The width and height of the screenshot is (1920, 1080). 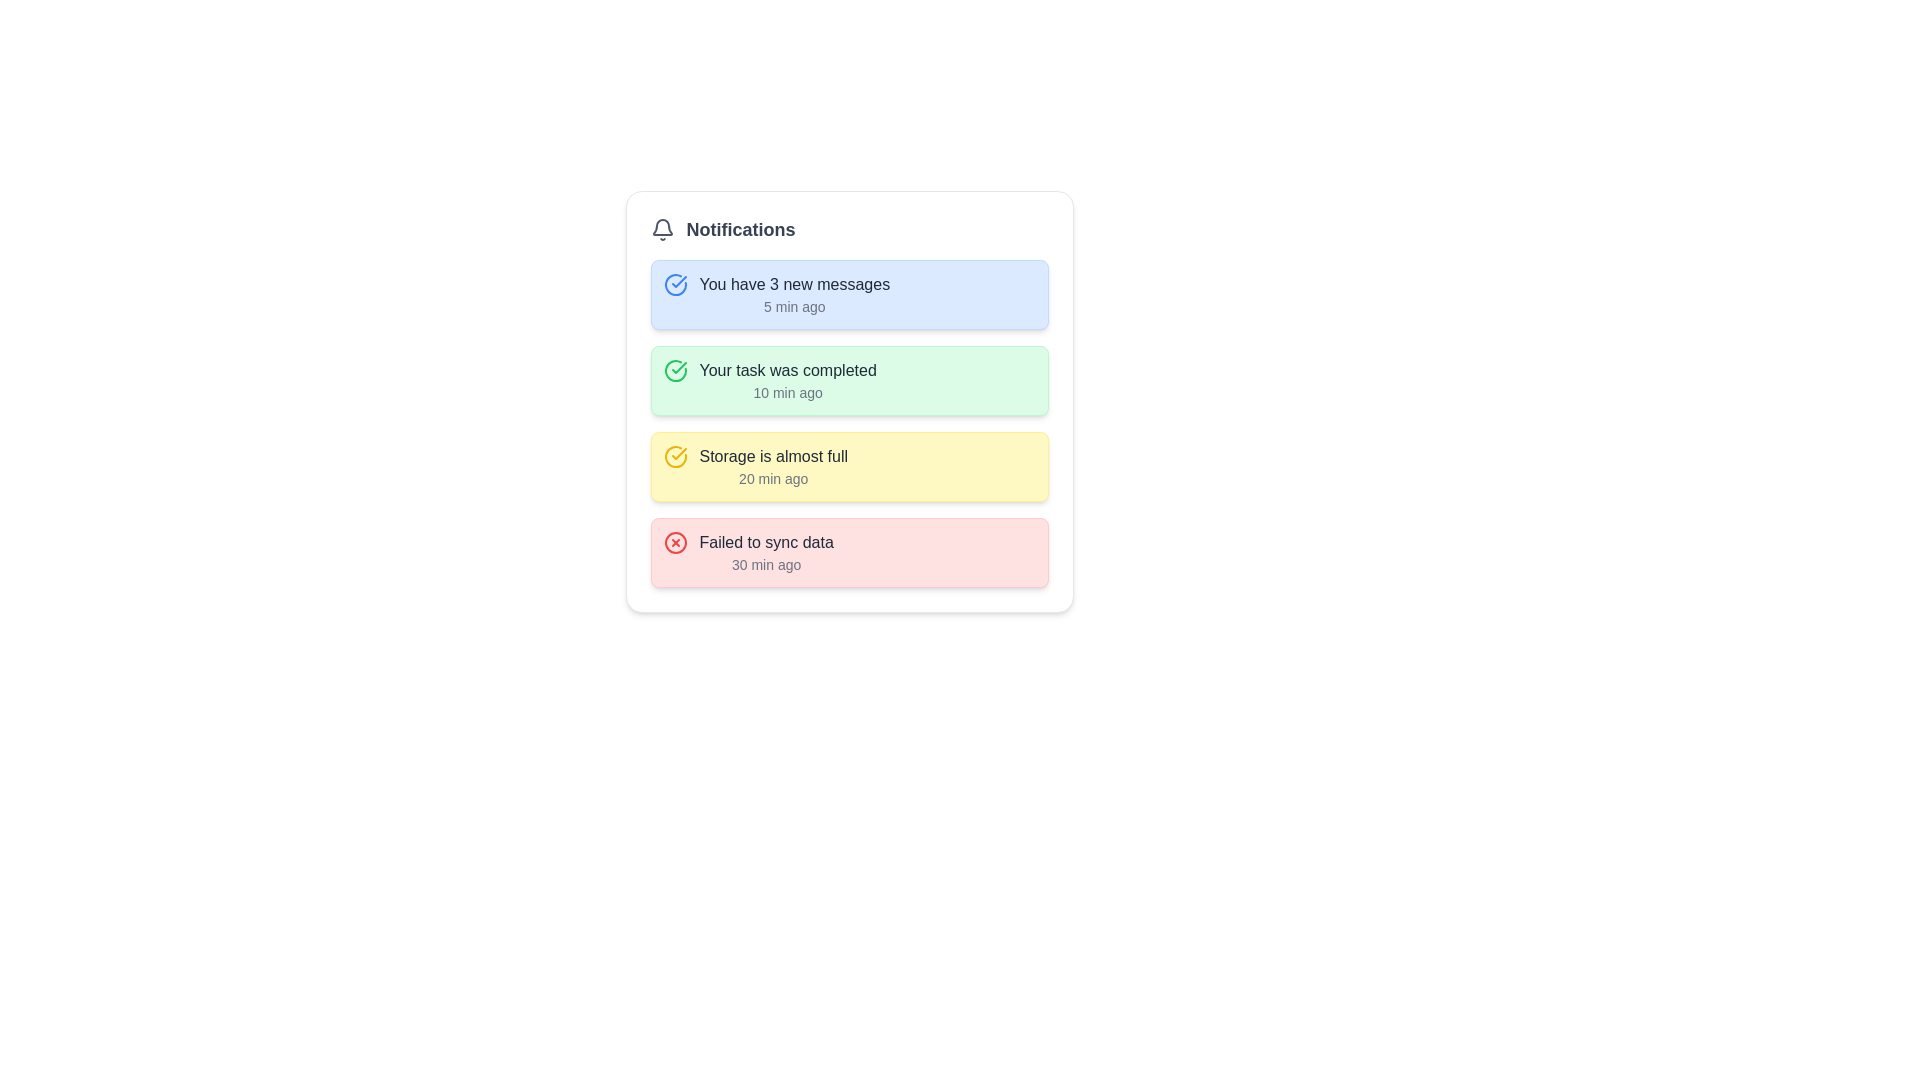 What do you see at coordinates (765, 543) in the screenshot?
I see `notification text labeled 'Failed to sync data' which is styled in medium-weight gray on a light pink background, located in the fourth notification panel at the bottom of the notification list` at bounding box center [765, 543].